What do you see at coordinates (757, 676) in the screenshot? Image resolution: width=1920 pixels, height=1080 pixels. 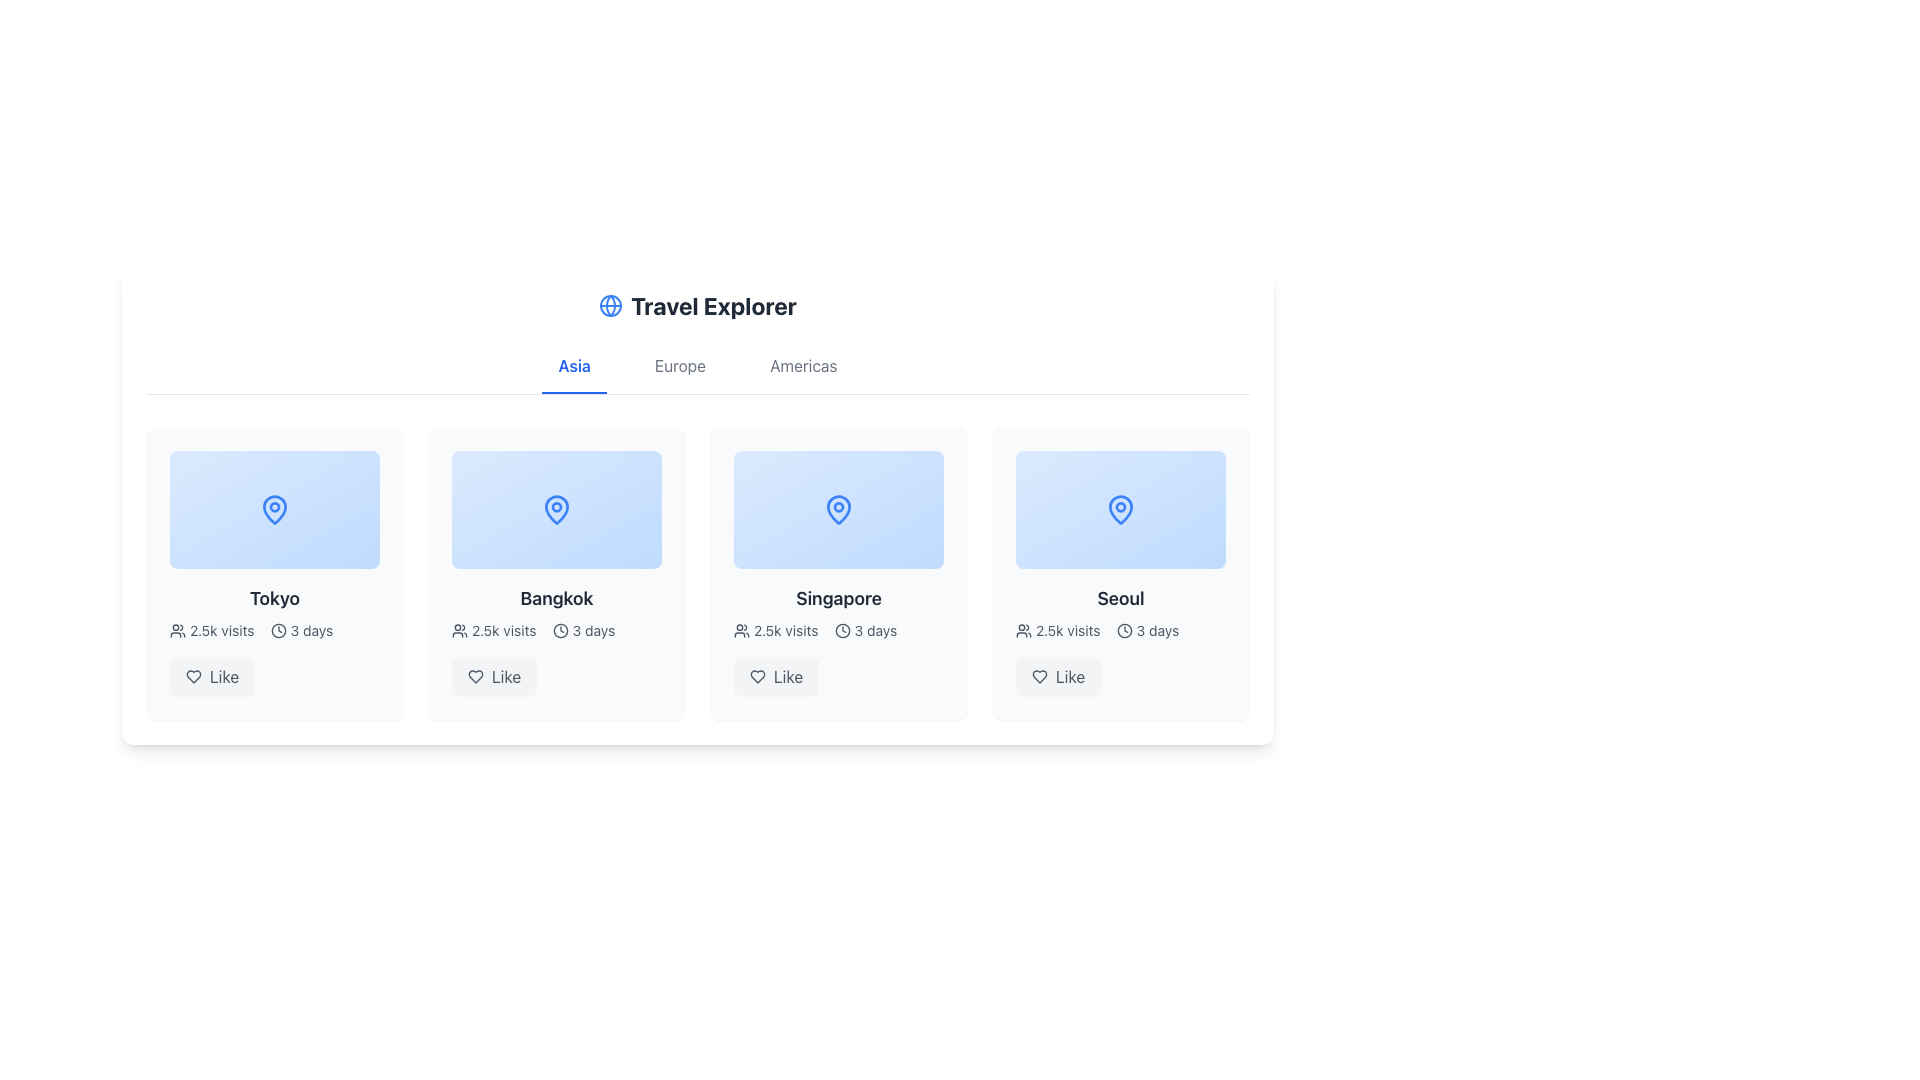 I see `the heart-shaped icon within the 'Like' button located at the bottom section of the 'Singapore' card in the 'Asia' region` at bounding box center [757, 676].